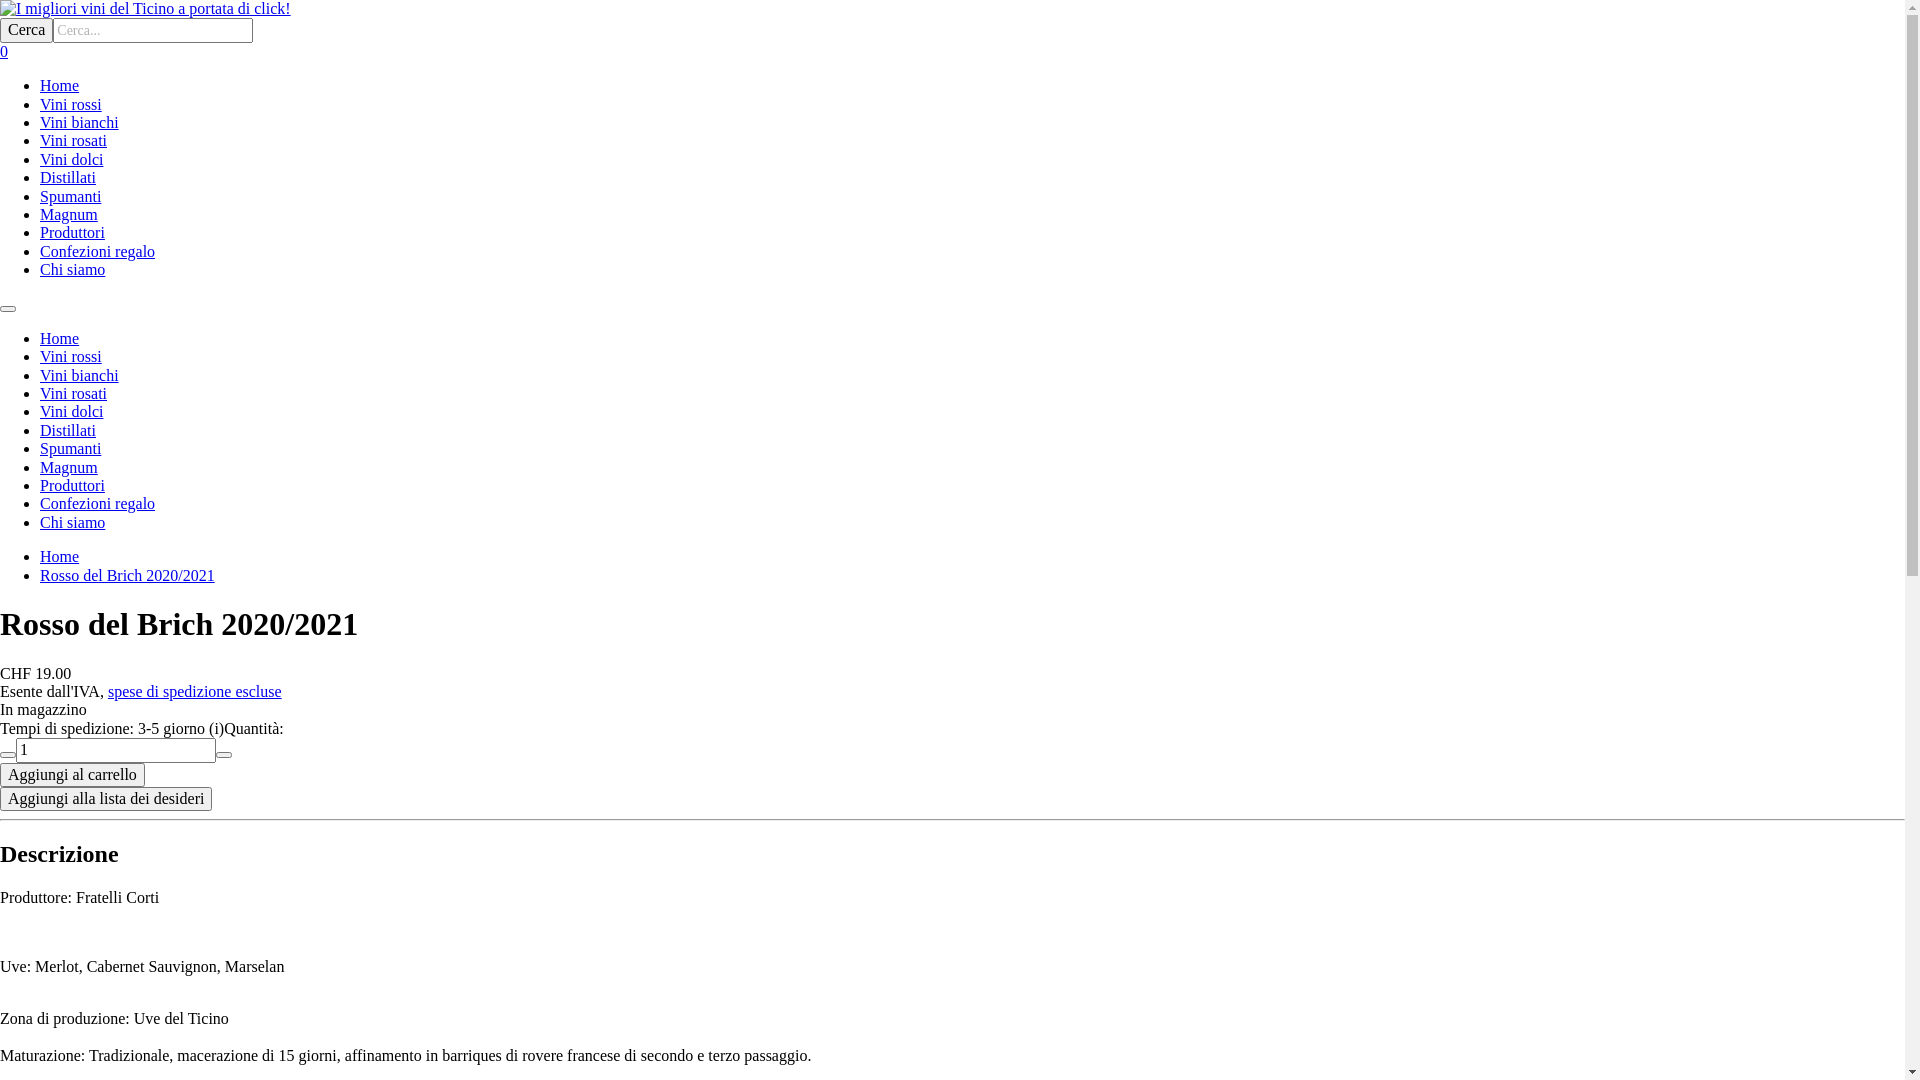 Image resolution: width=1920 pixels, height=1080 pixels. Describe the element at coordinates (70, 447) in the screenshot. I see `'Spumanti'` at that location.